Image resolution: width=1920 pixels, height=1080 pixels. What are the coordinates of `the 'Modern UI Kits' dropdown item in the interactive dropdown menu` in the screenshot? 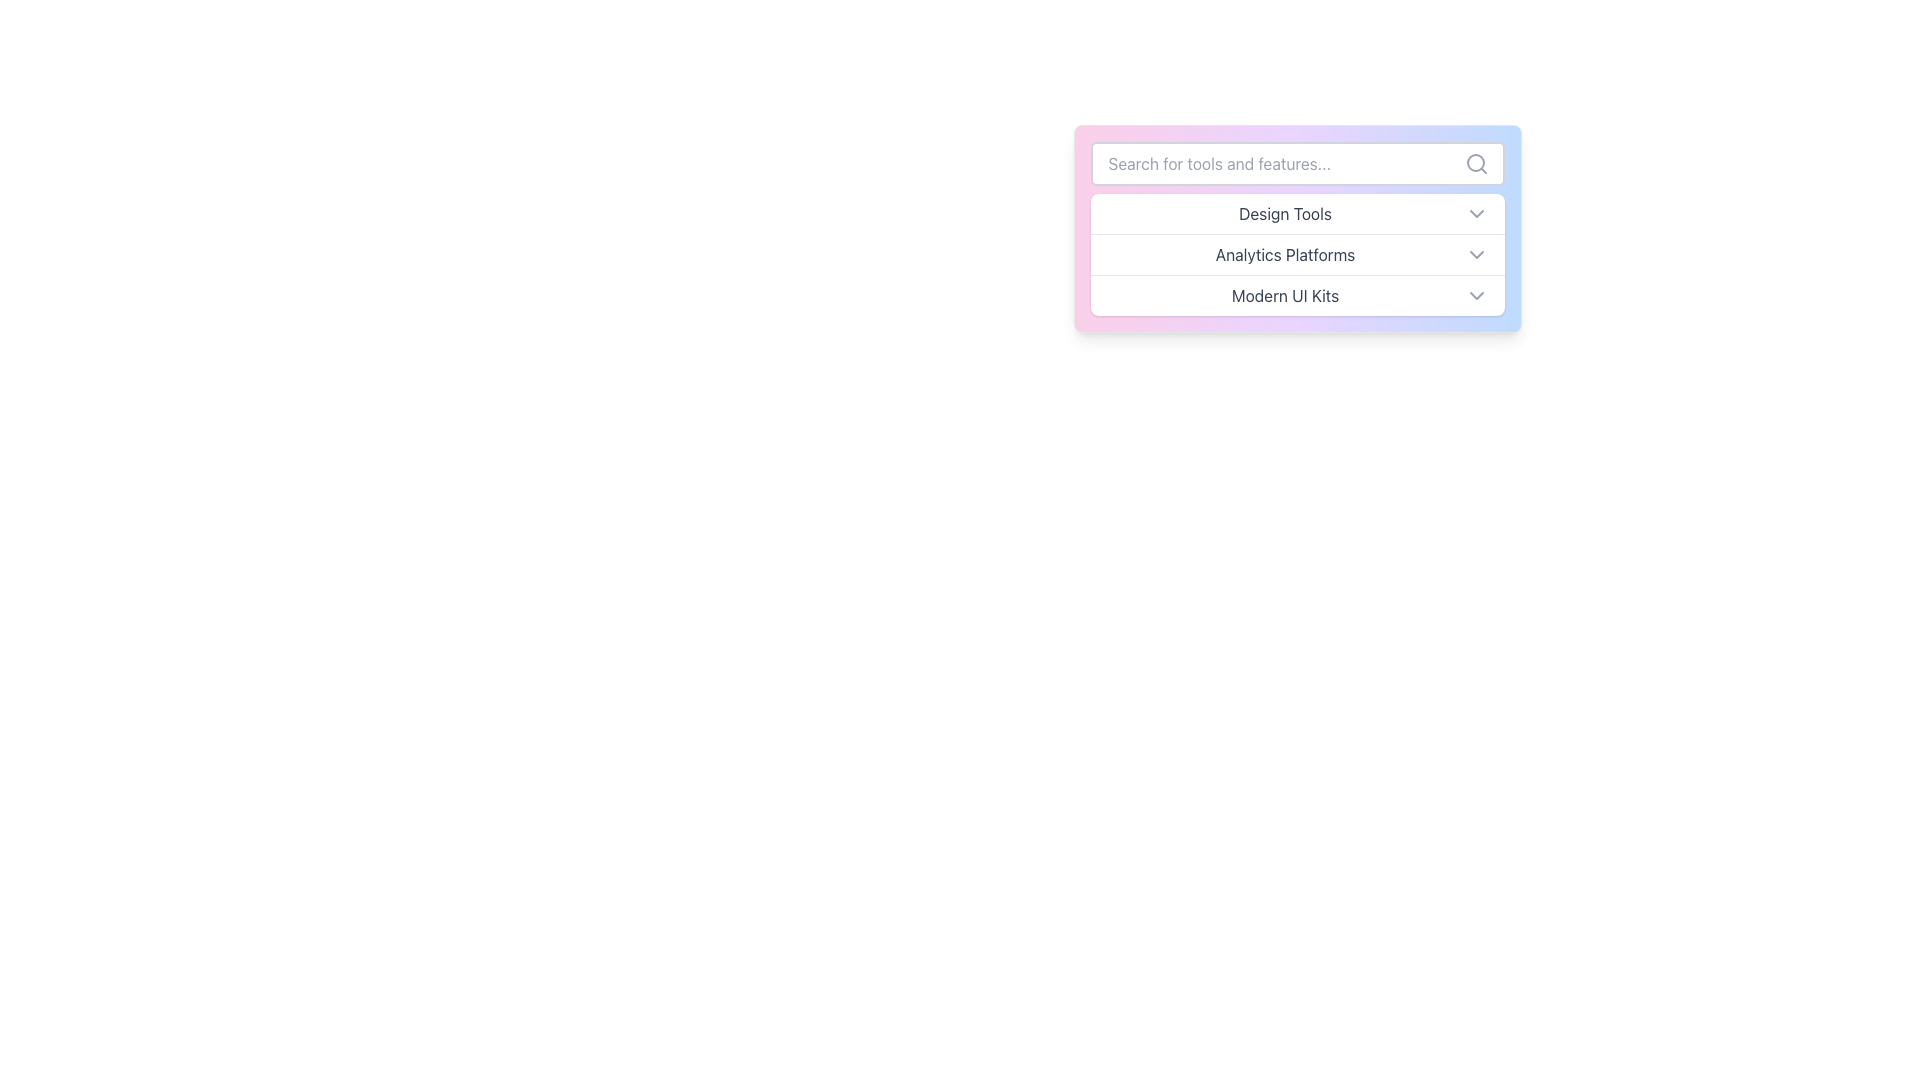 It's located at (1297, 295).